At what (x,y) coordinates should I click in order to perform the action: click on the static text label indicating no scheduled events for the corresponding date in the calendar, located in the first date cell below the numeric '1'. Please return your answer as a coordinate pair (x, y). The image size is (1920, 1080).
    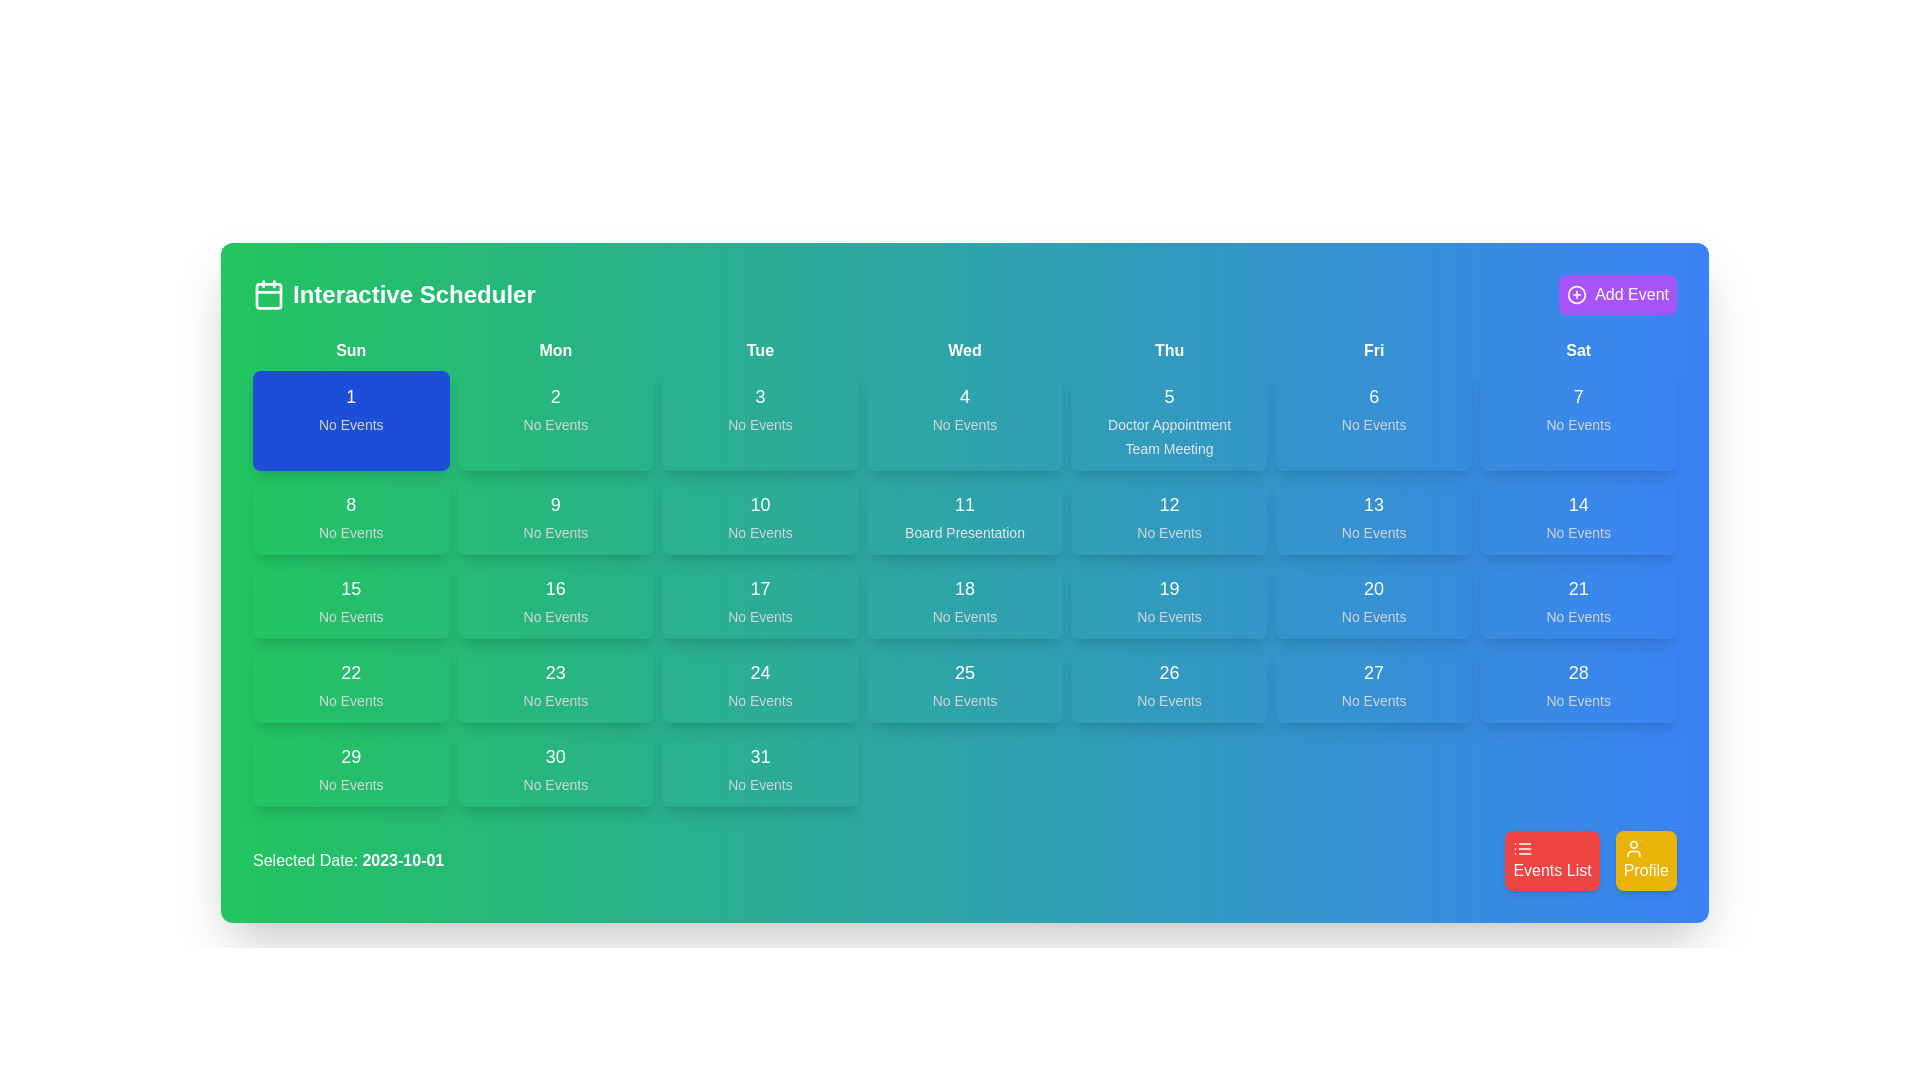
    Looking at the image, I should click on (351, 423).